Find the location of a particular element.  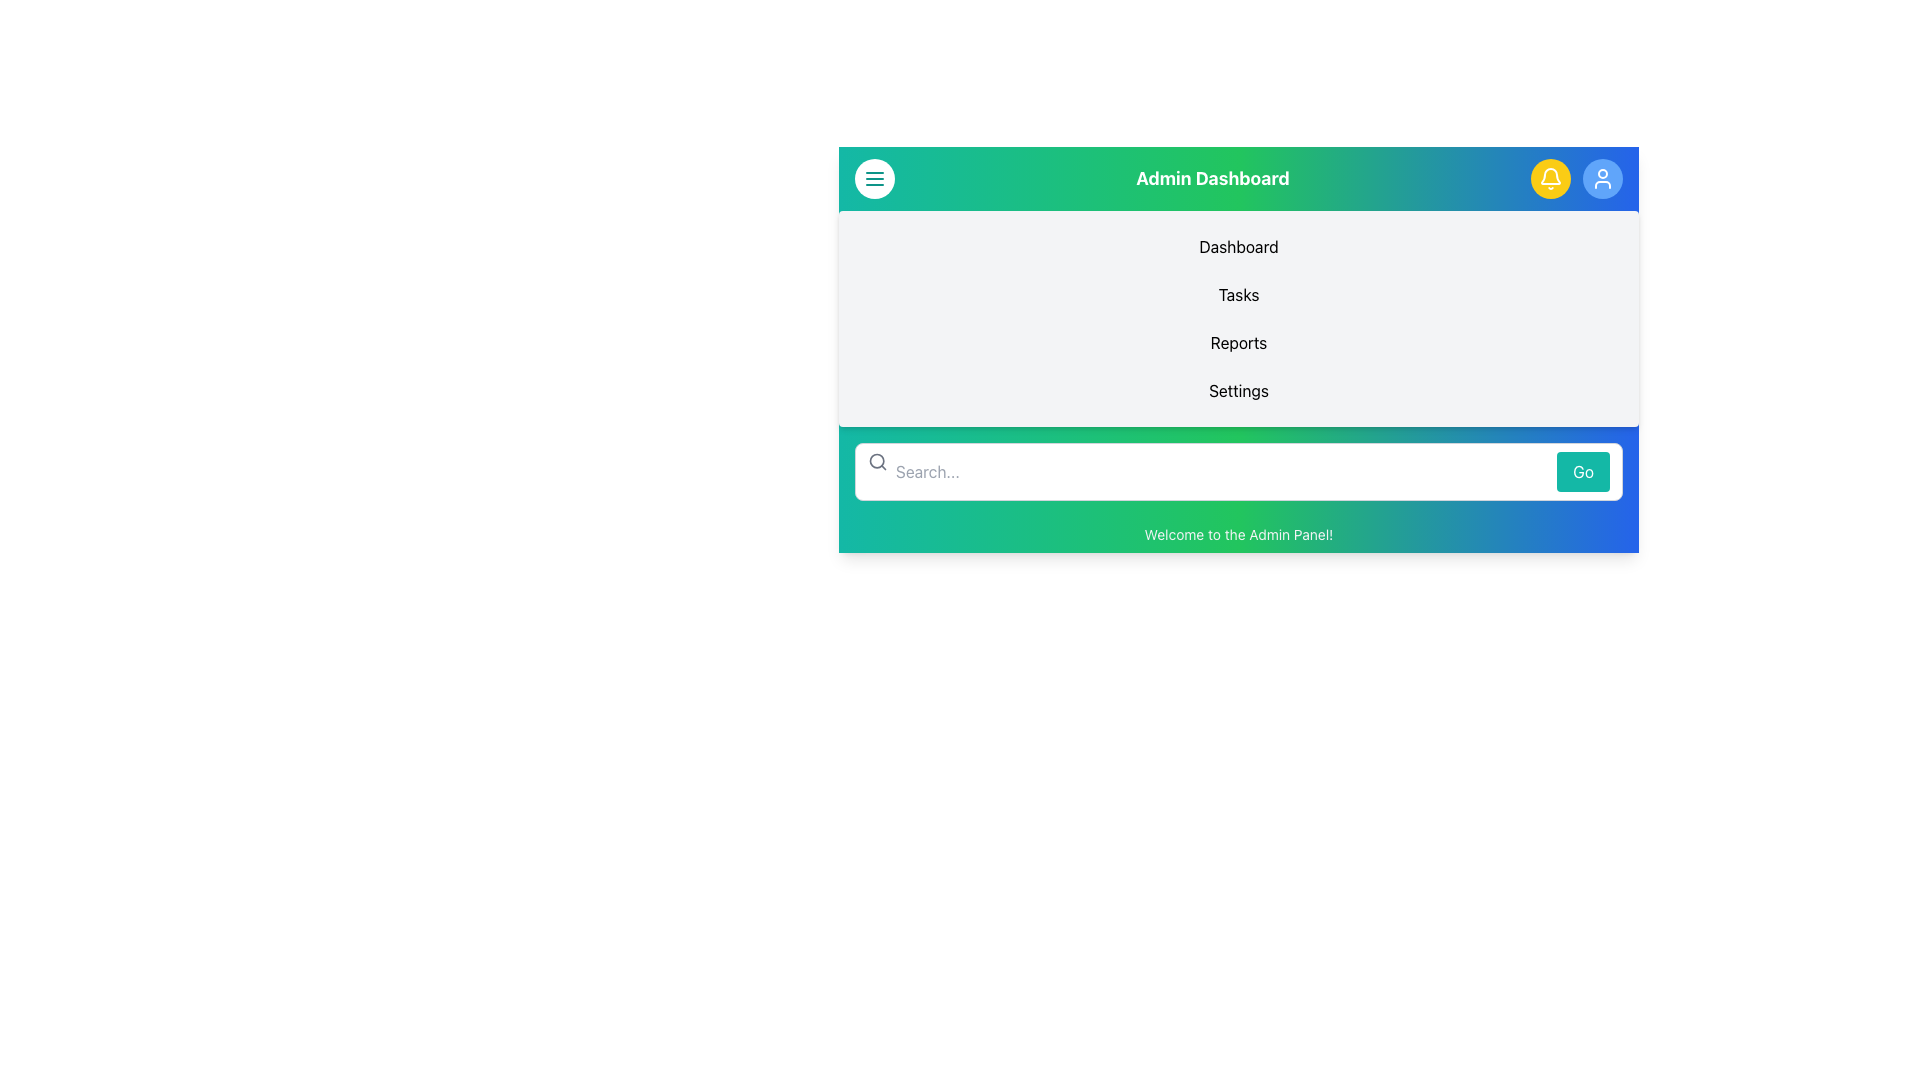

the 'Dashboard' link in the vertical navigation menu is located at coordinates (1237, 245).